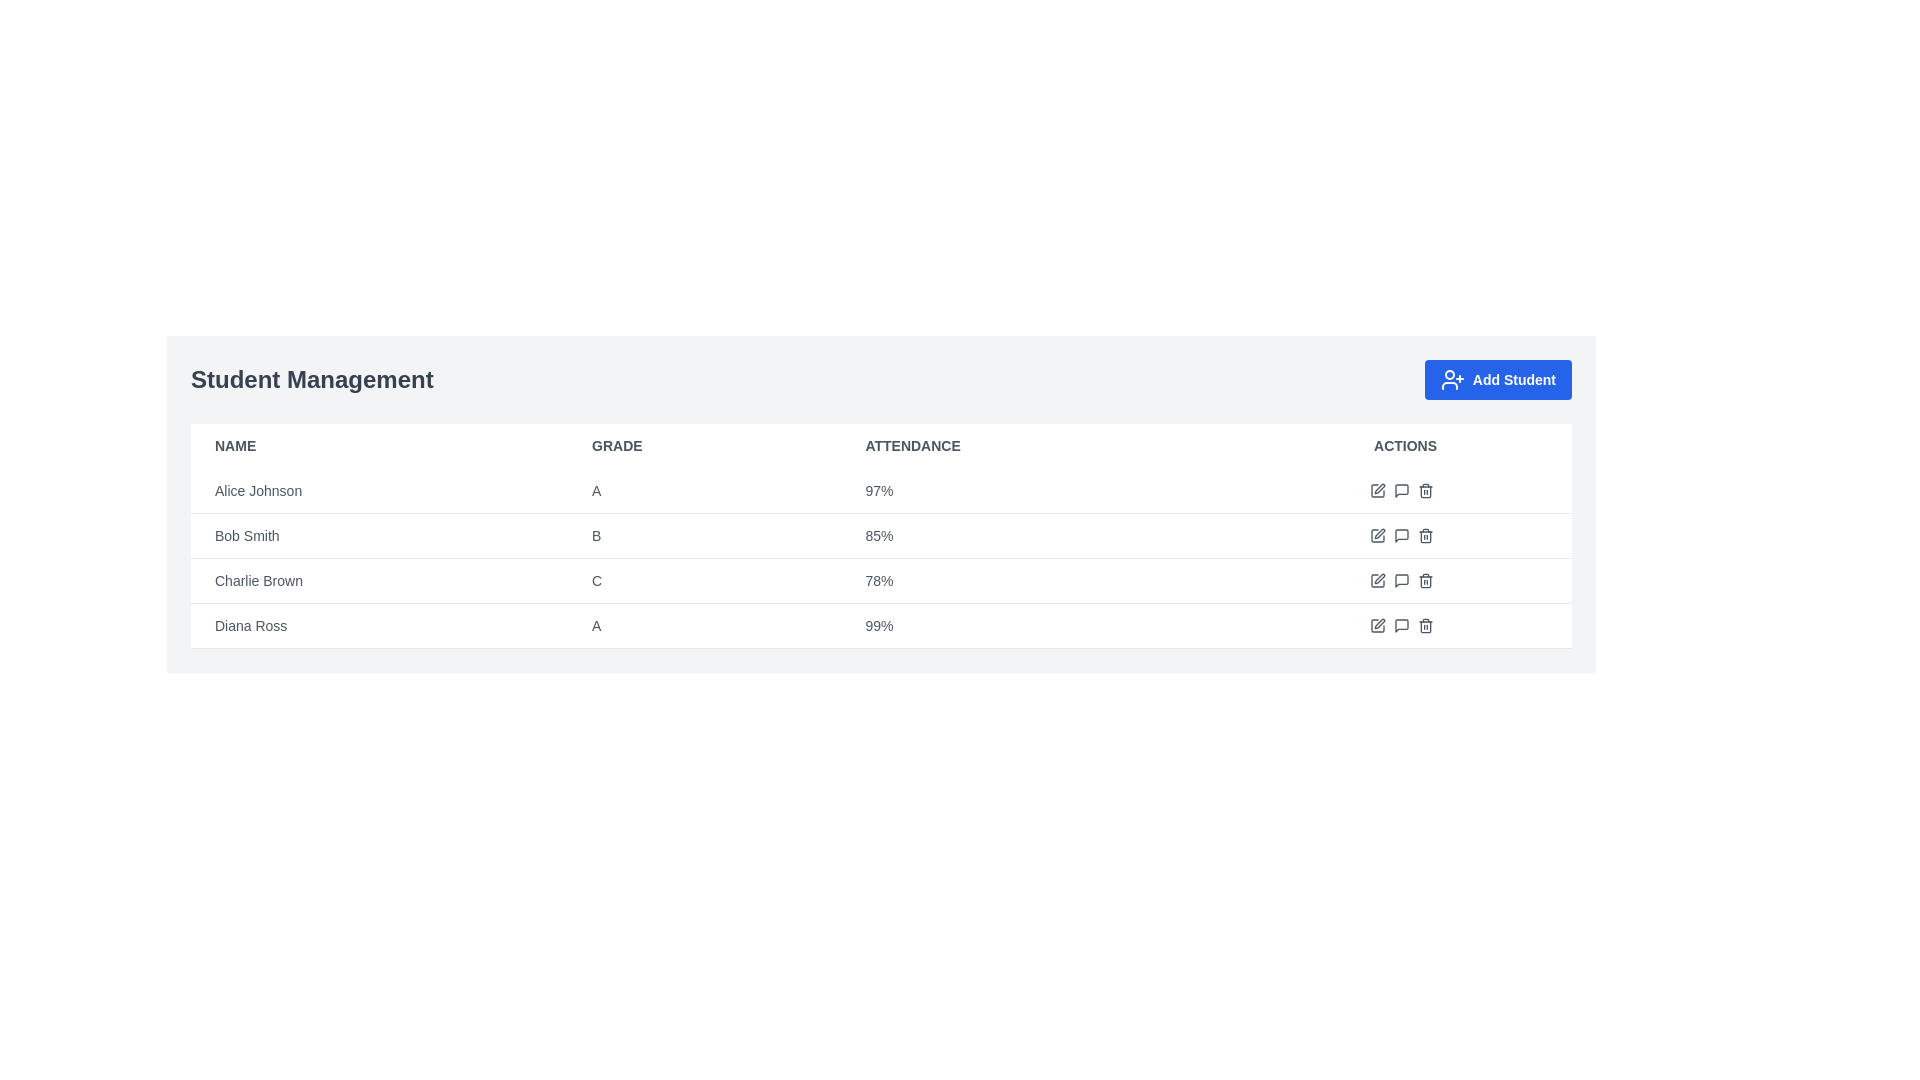 The width and height of the screenshot is (1920, 1080). I want to click on the editing icon depicted as a square with a pen motif, located in the first row of the 'Actions' column, which changes to blue and enlarges on hover, so click(1376, 490).